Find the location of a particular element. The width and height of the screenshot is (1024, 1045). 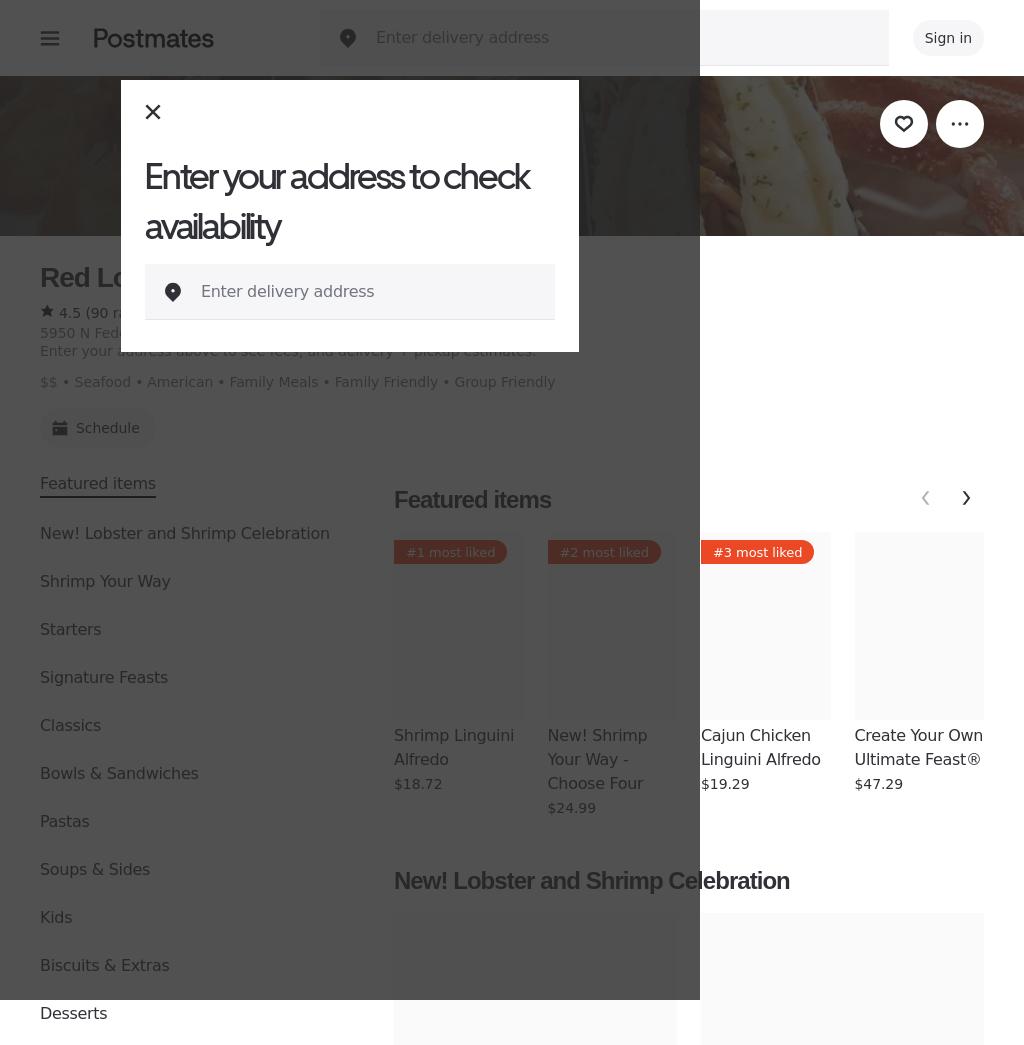

'Seafood' is located at coordinates (73, 381).